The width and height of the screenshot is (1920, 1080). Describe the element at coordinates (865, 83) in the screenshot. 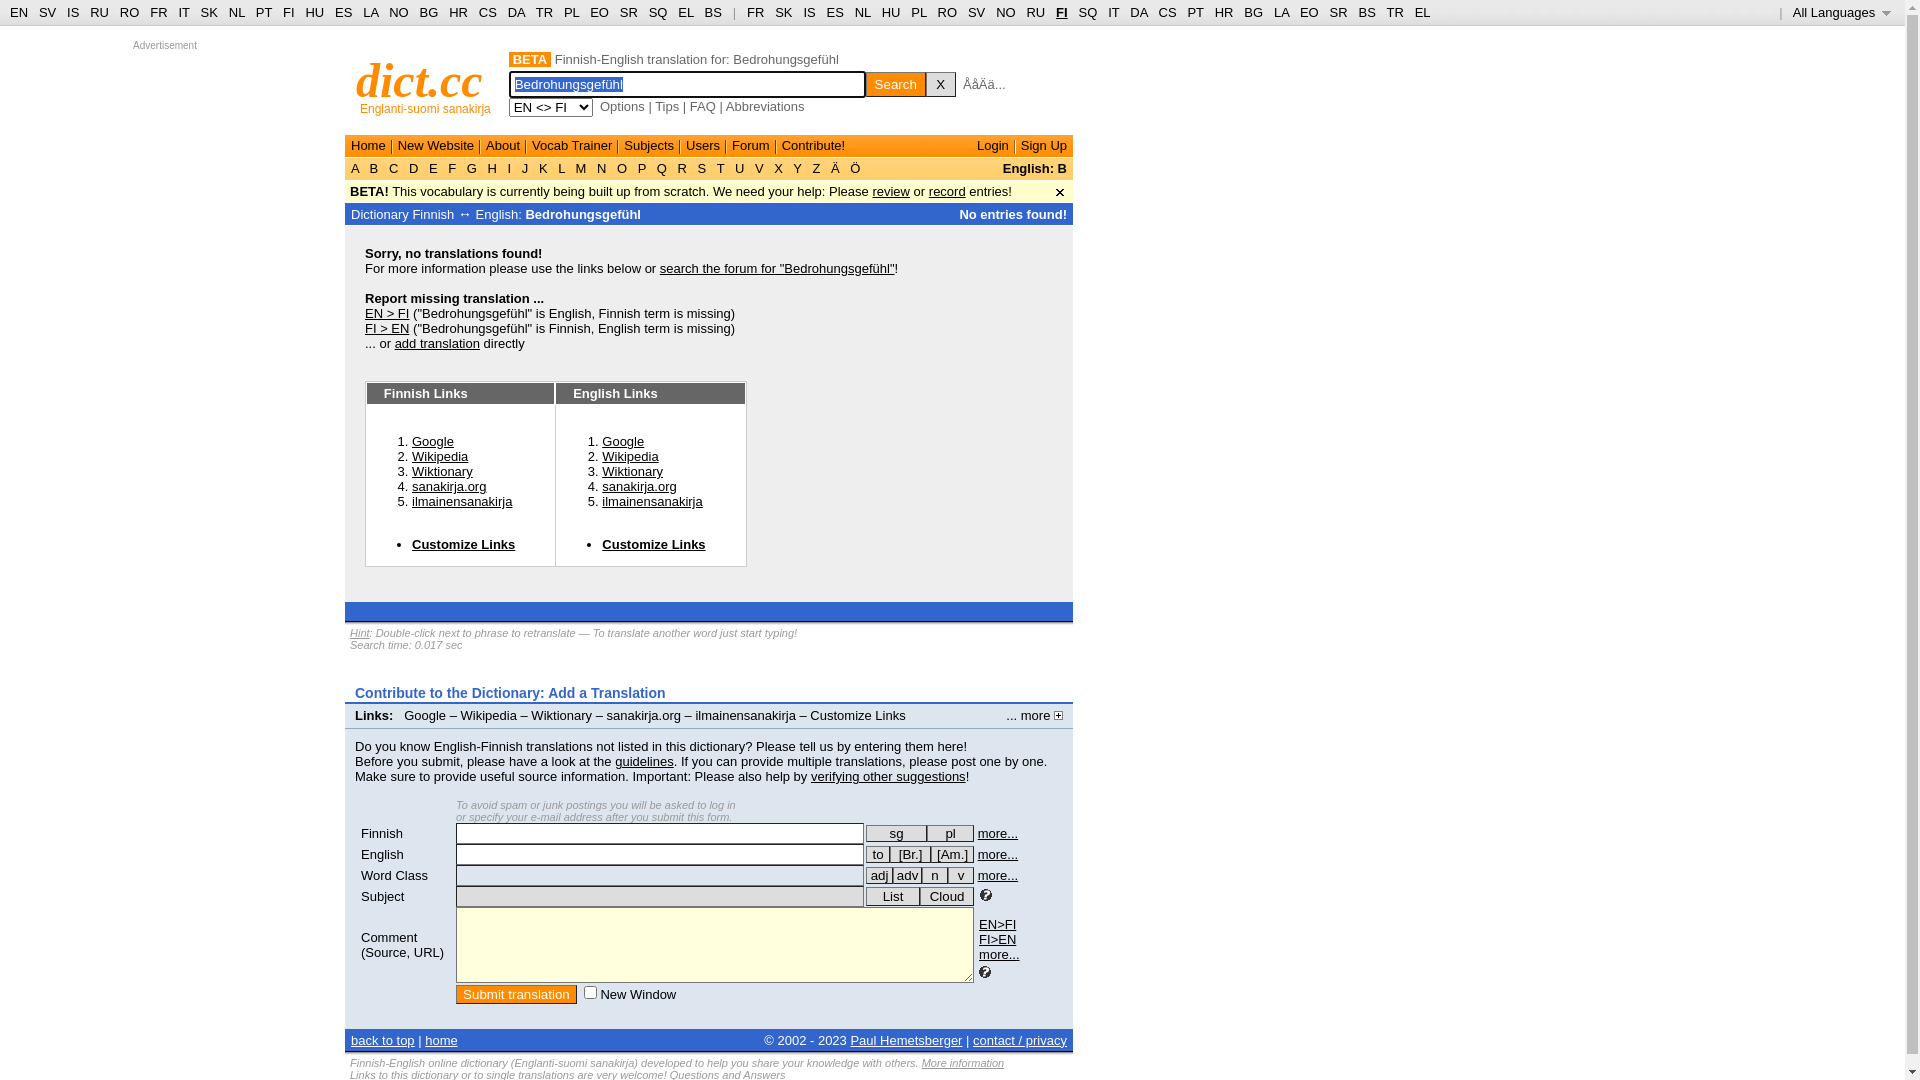

I see `'Search'` at that location.